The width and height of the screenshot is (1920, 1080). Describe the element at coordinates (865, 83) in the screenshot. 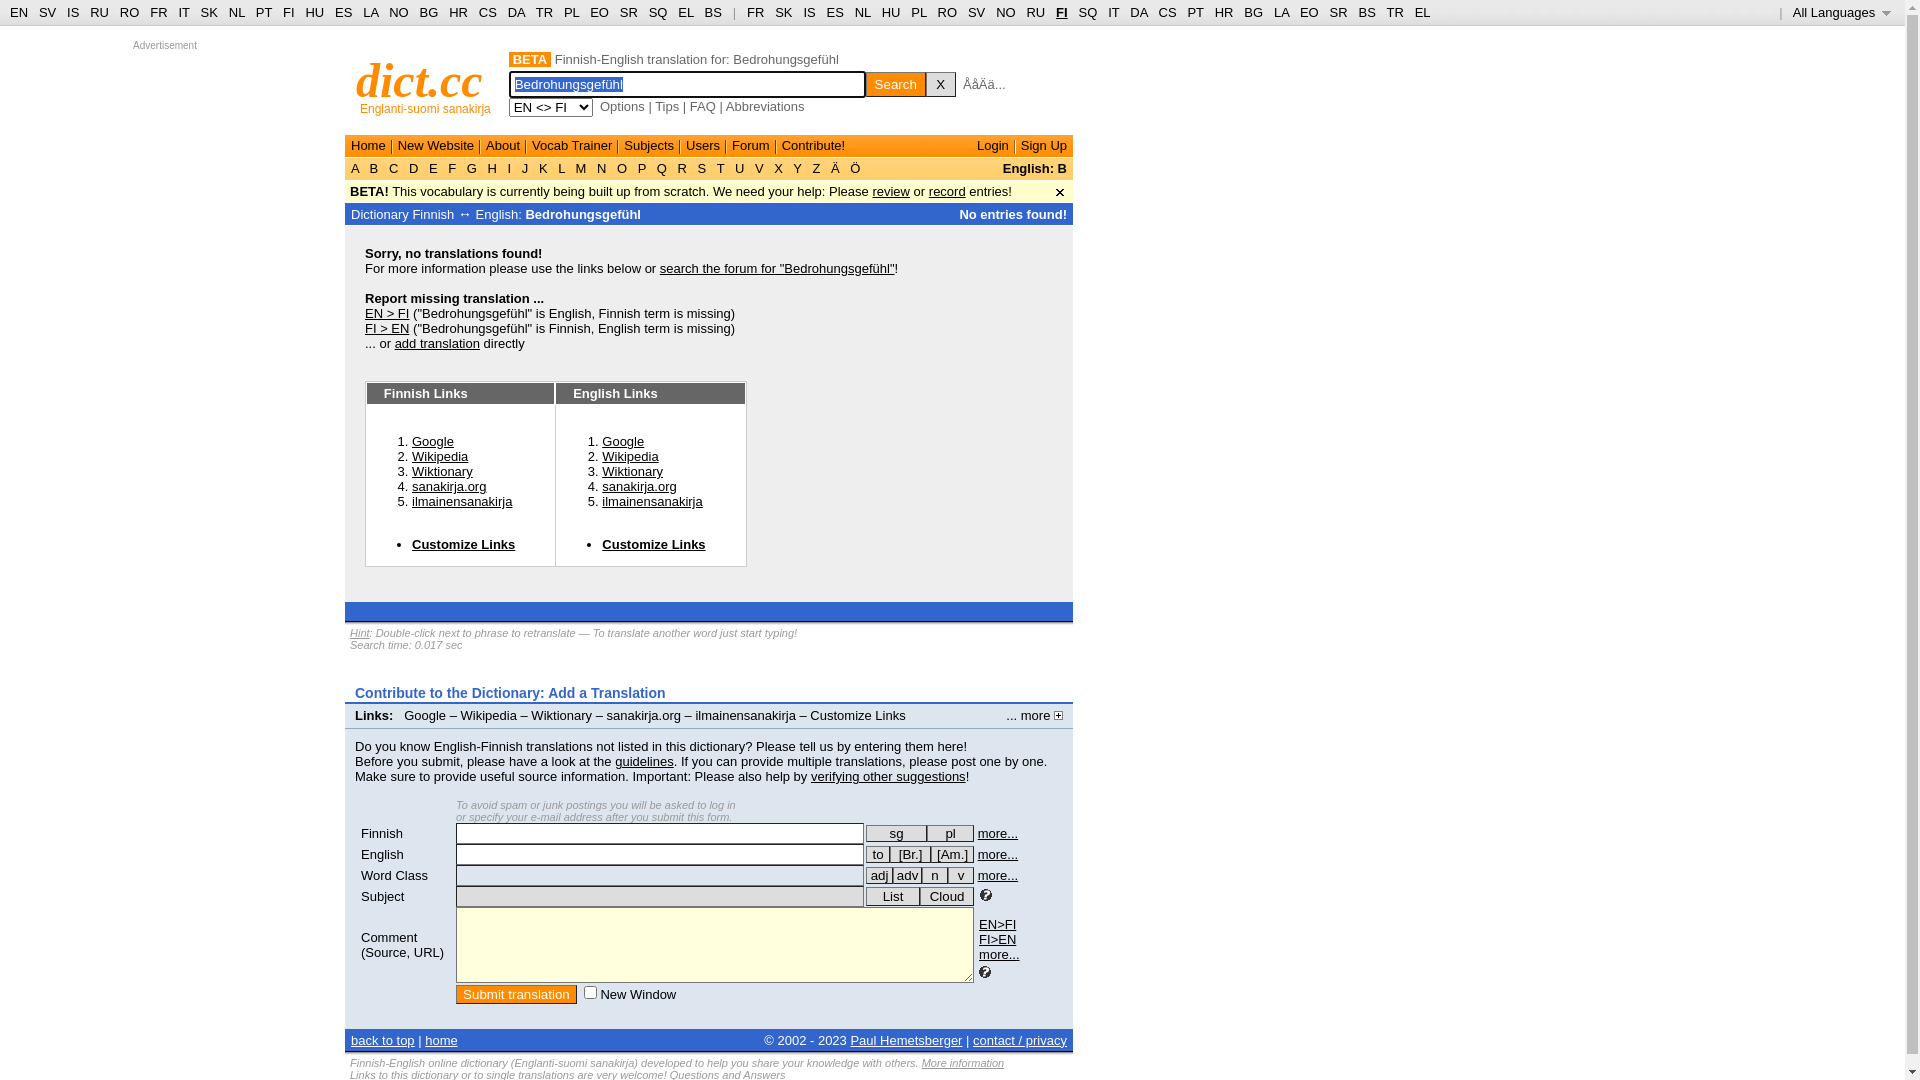

I see `'Search'` at that location.